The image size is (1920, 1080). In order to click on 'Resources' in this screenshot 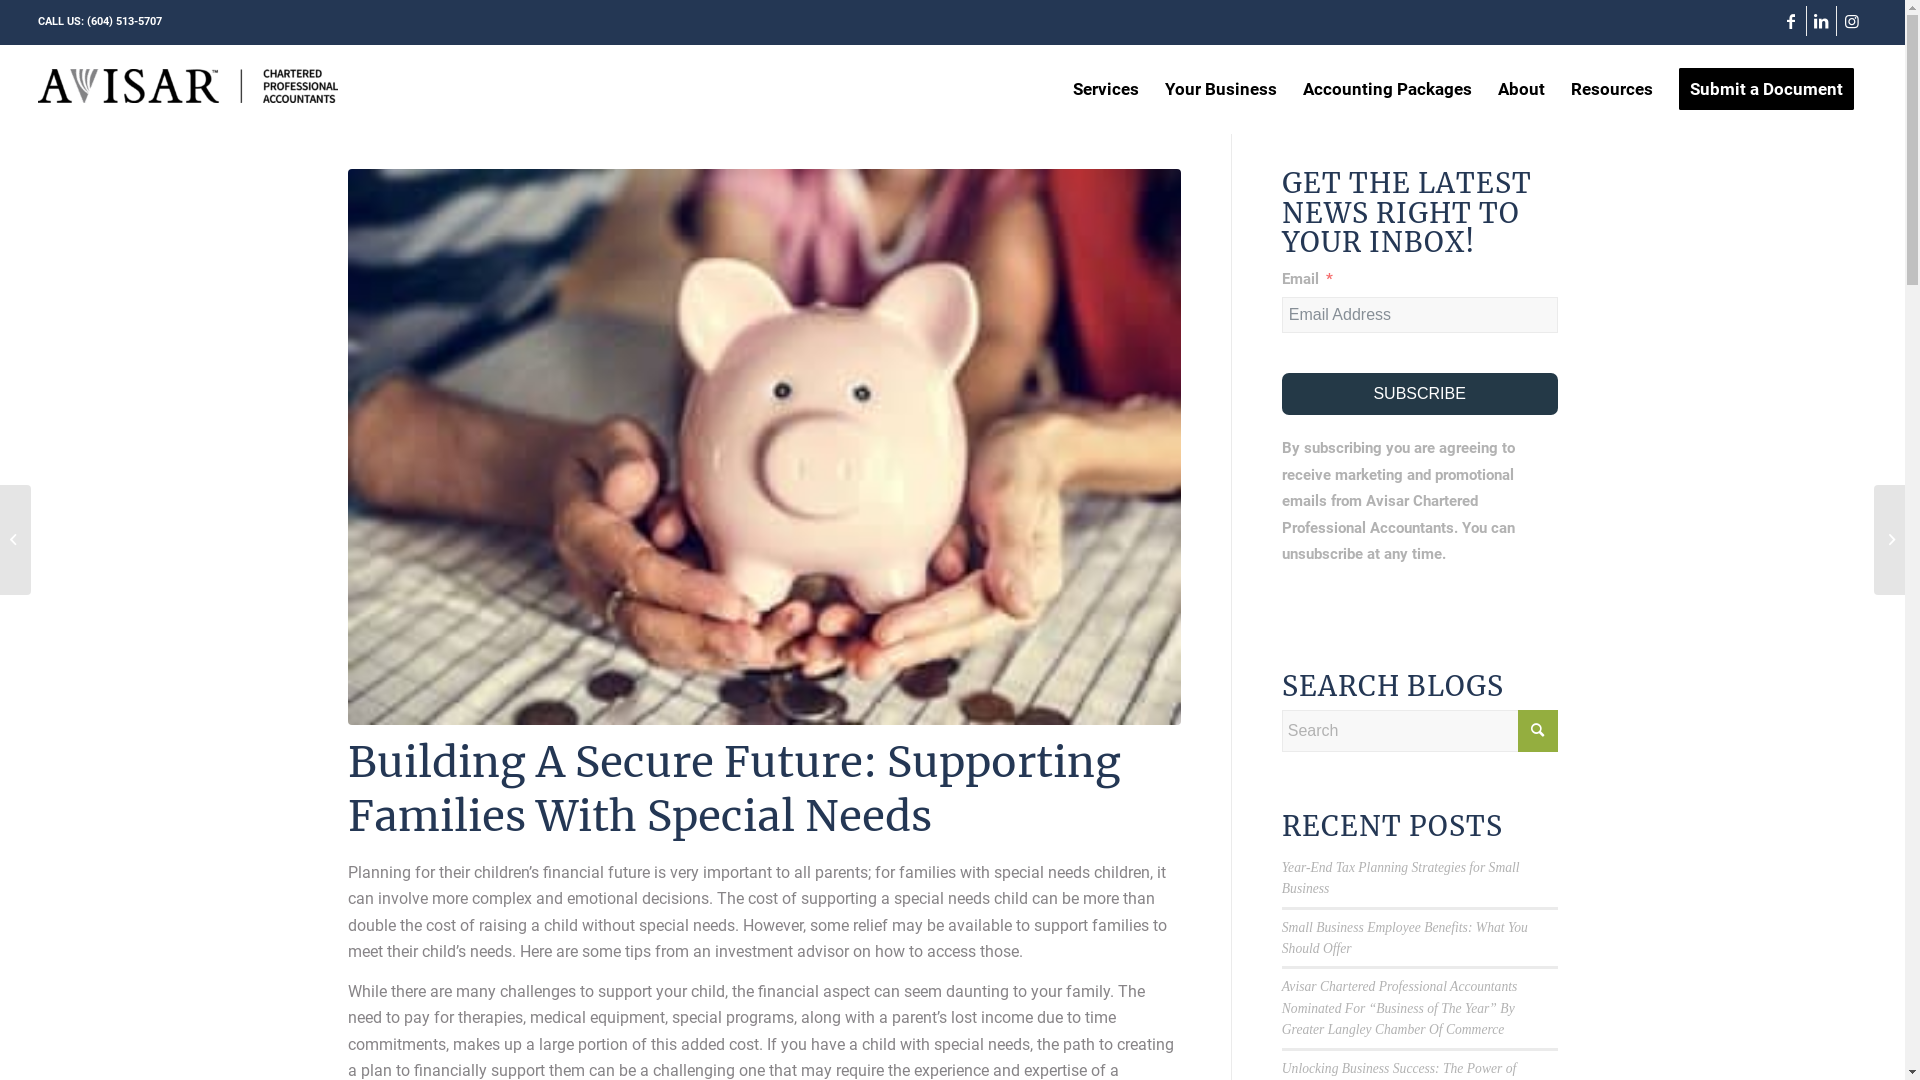, I will do `click(1612, 87)`.